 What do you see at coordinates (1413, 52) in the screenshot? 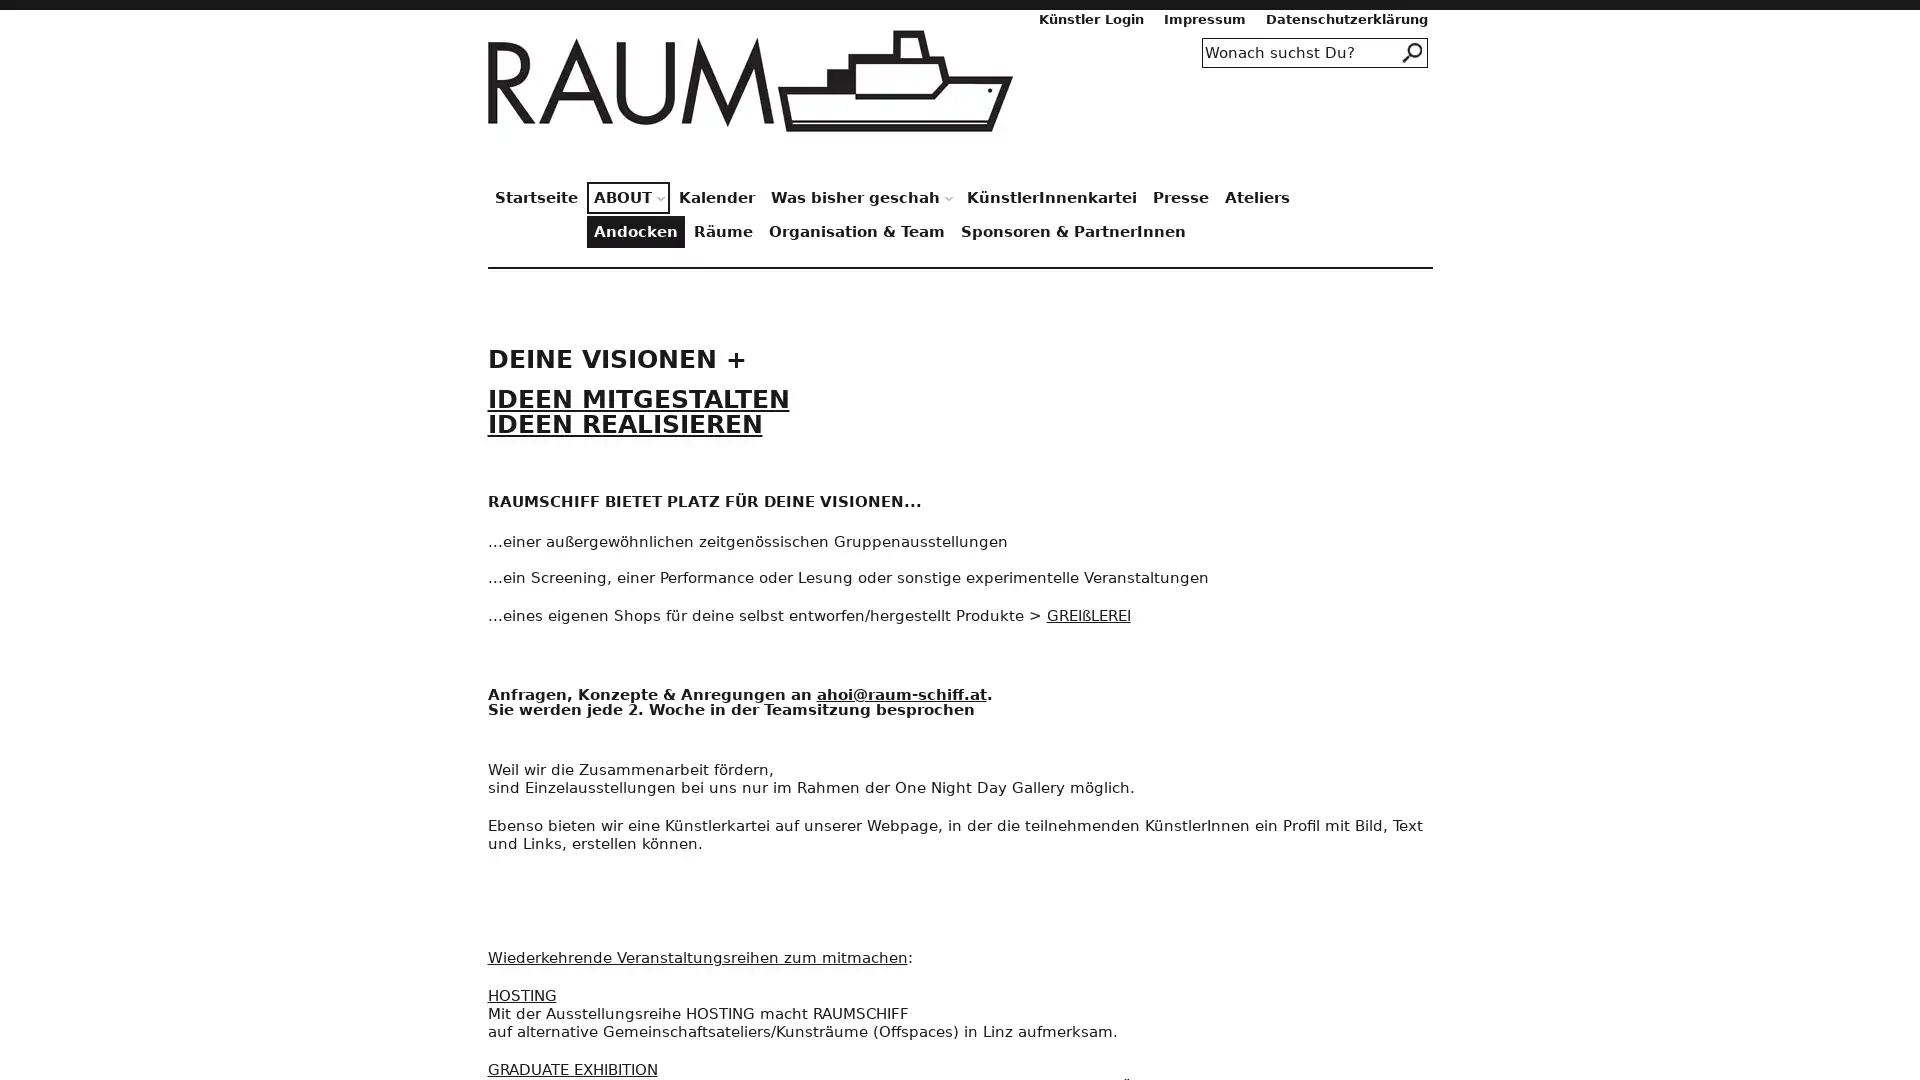
I see `Los` at bounding box center [1413, 52].